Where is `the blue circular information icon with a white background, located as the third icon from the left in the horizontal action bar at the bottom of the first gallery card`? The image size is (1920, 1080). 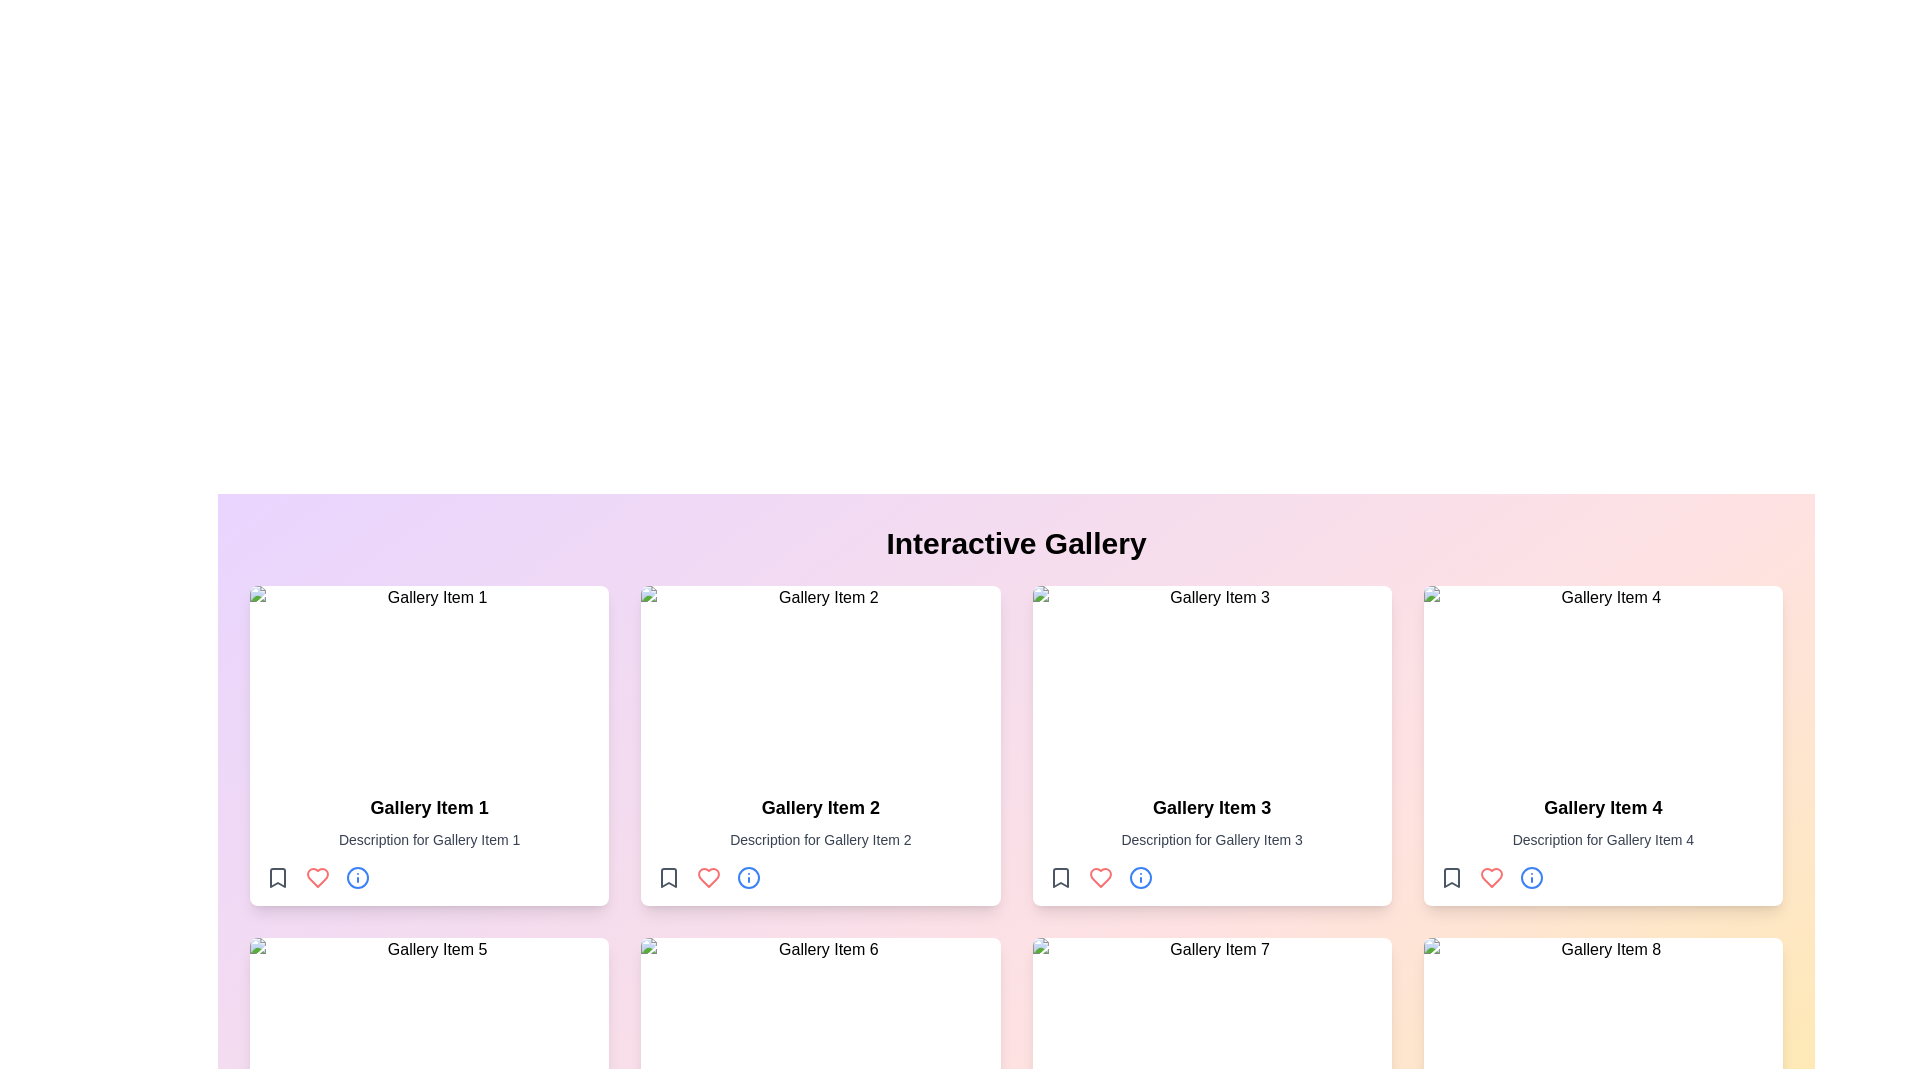
the blue circular information icon with a white background, located as the third icon from the left in the horizontal action bar at the bottom of the first gallery card is located at coordinates (358, 877).